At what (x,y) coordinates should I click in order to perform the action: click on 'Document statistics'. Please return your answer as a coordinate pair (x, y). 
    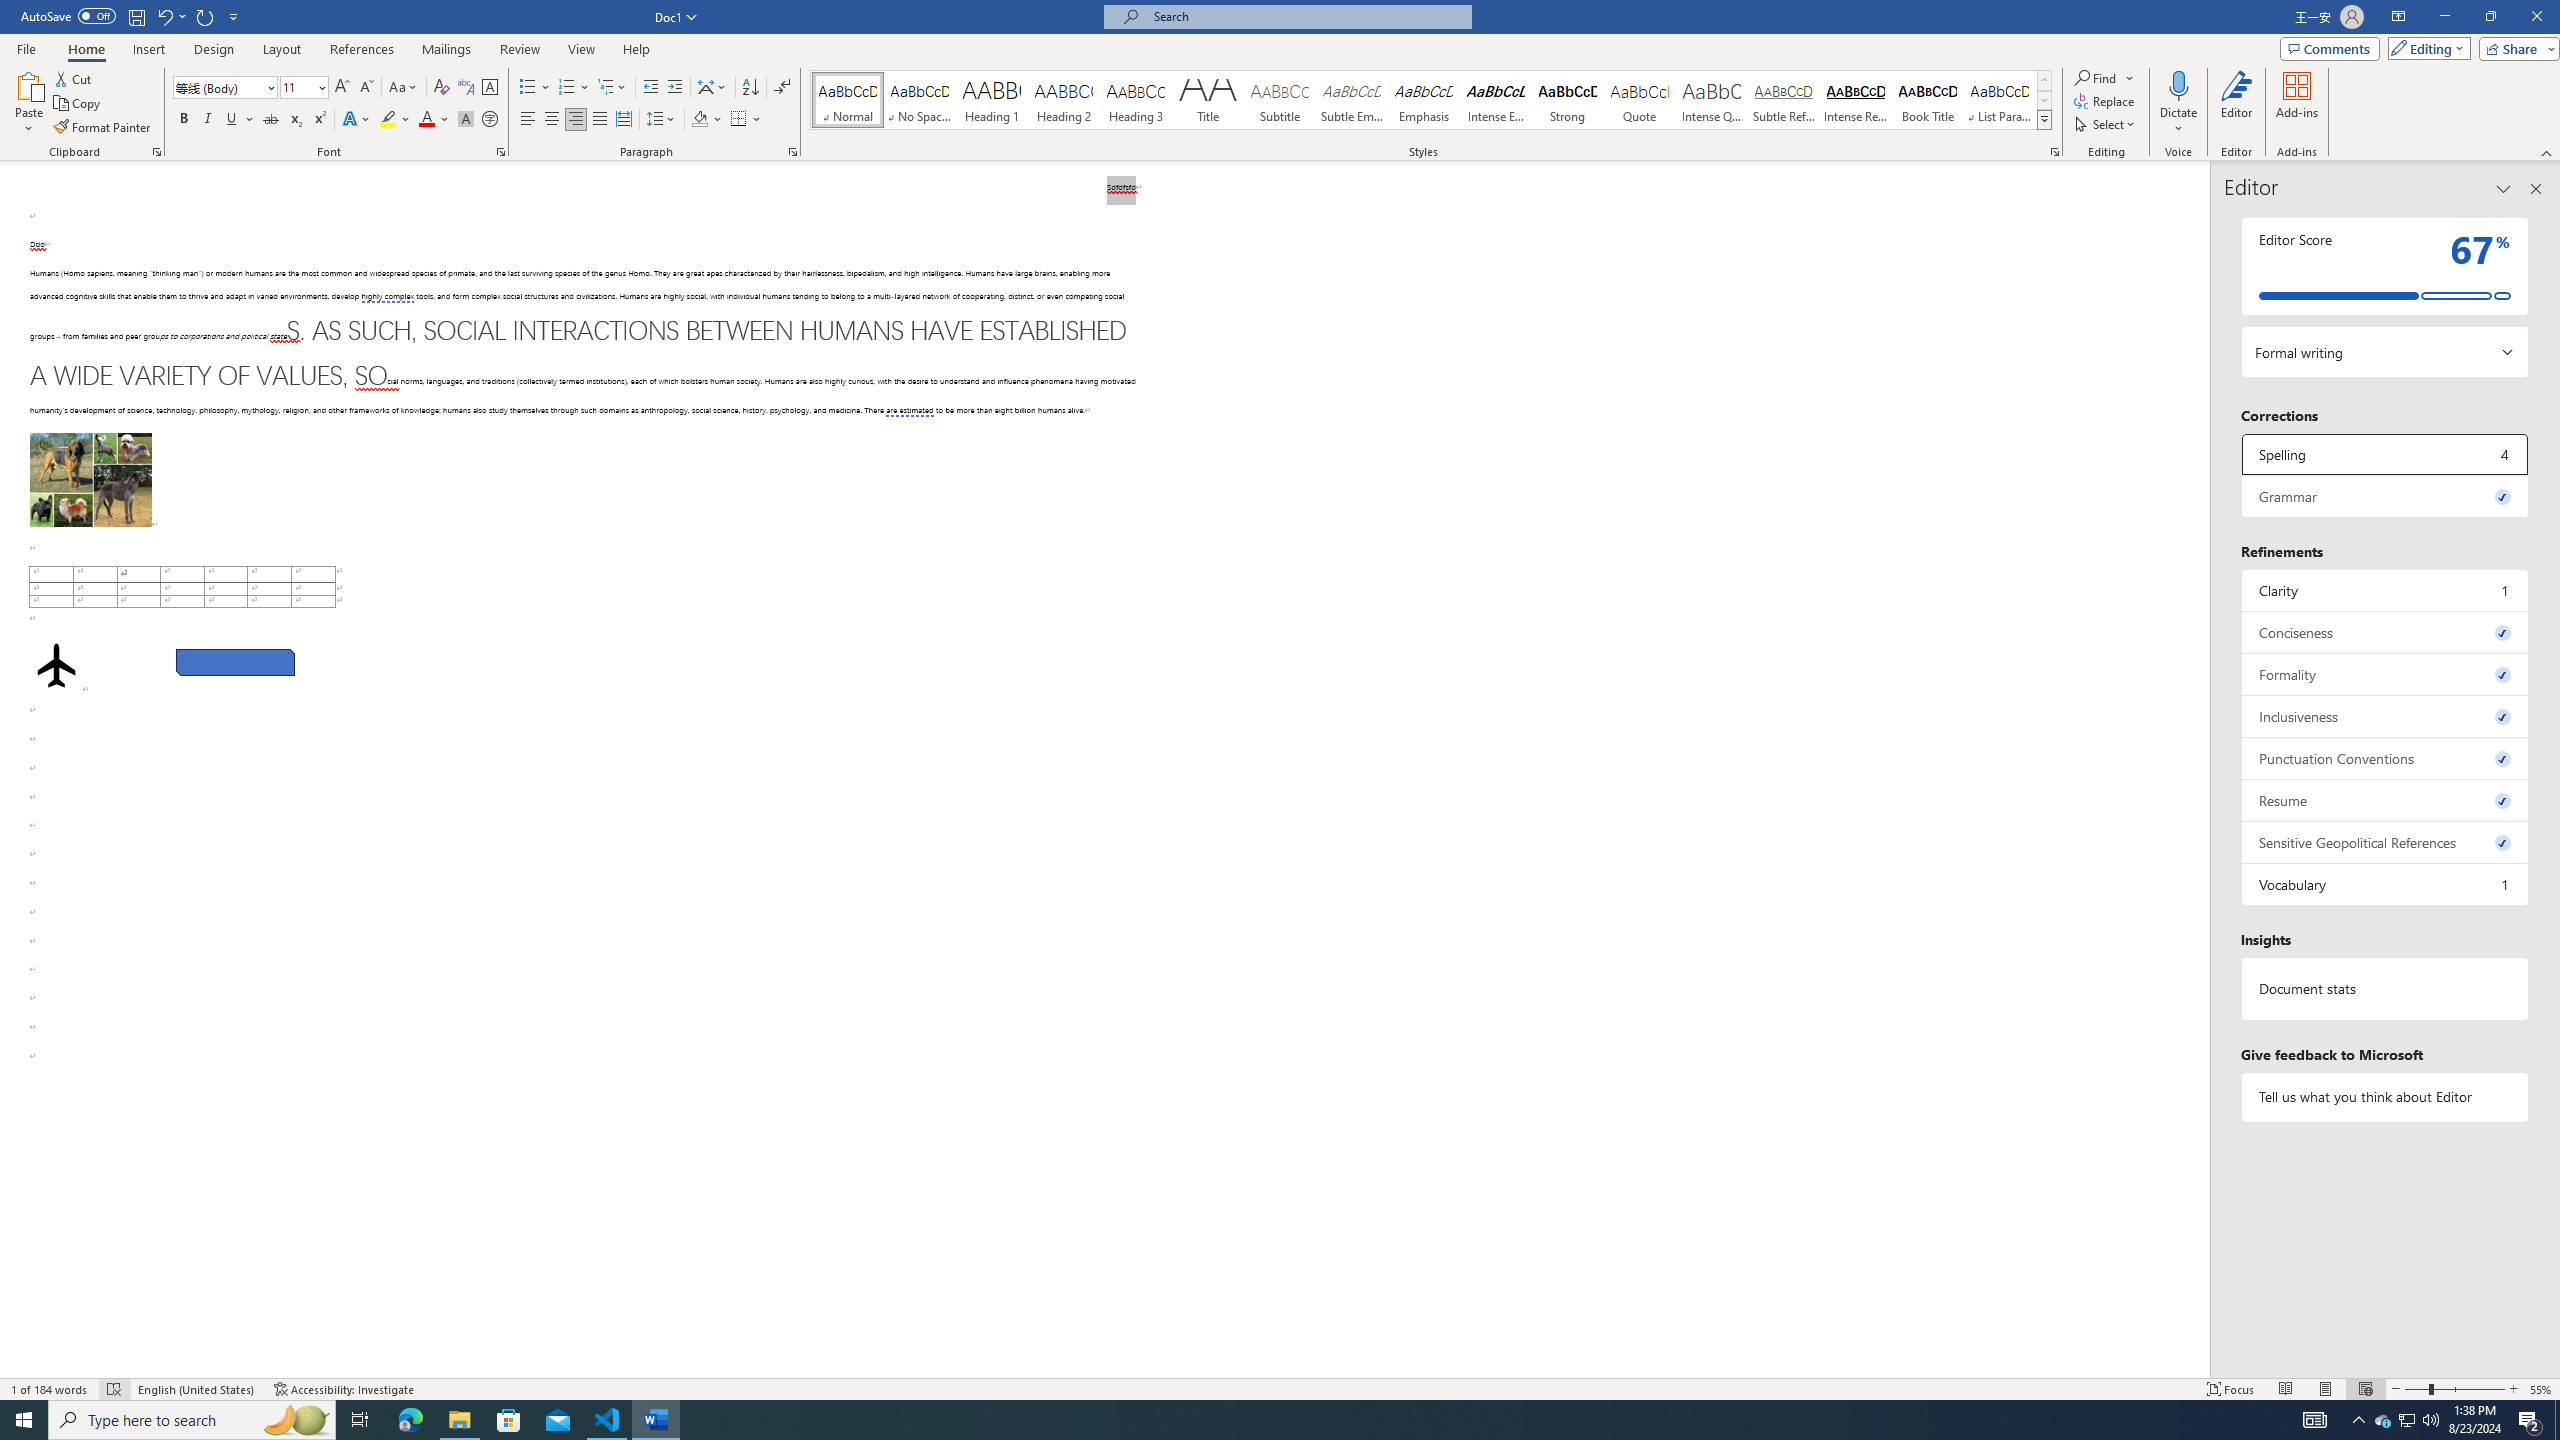
    Looking at the image, I should click on (2384, 988).